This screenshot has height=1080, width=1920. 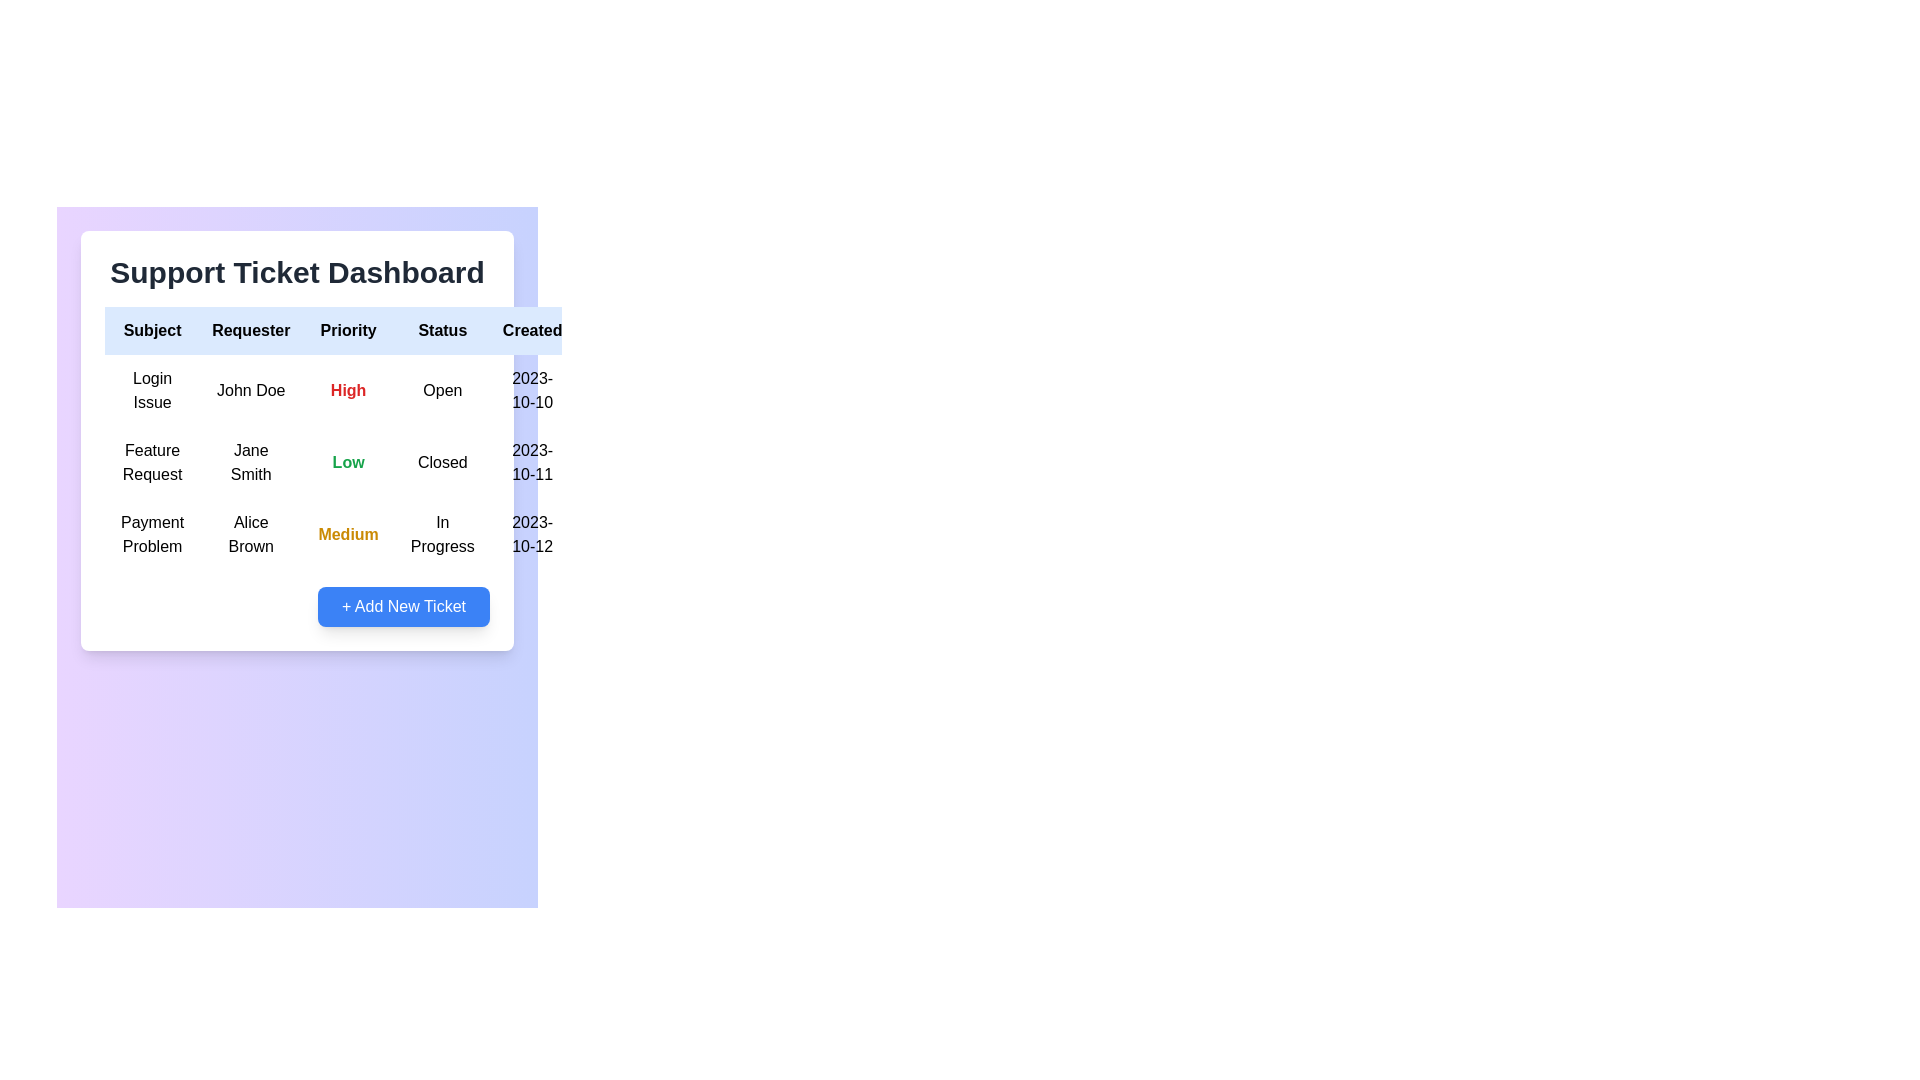 What do you see at coordinates (151, 462) in the screenshot?
I see `text content of the Text Label displaying the subject of a support ticket in the second row, first column of the table layout` at bounding box center [151, 462].